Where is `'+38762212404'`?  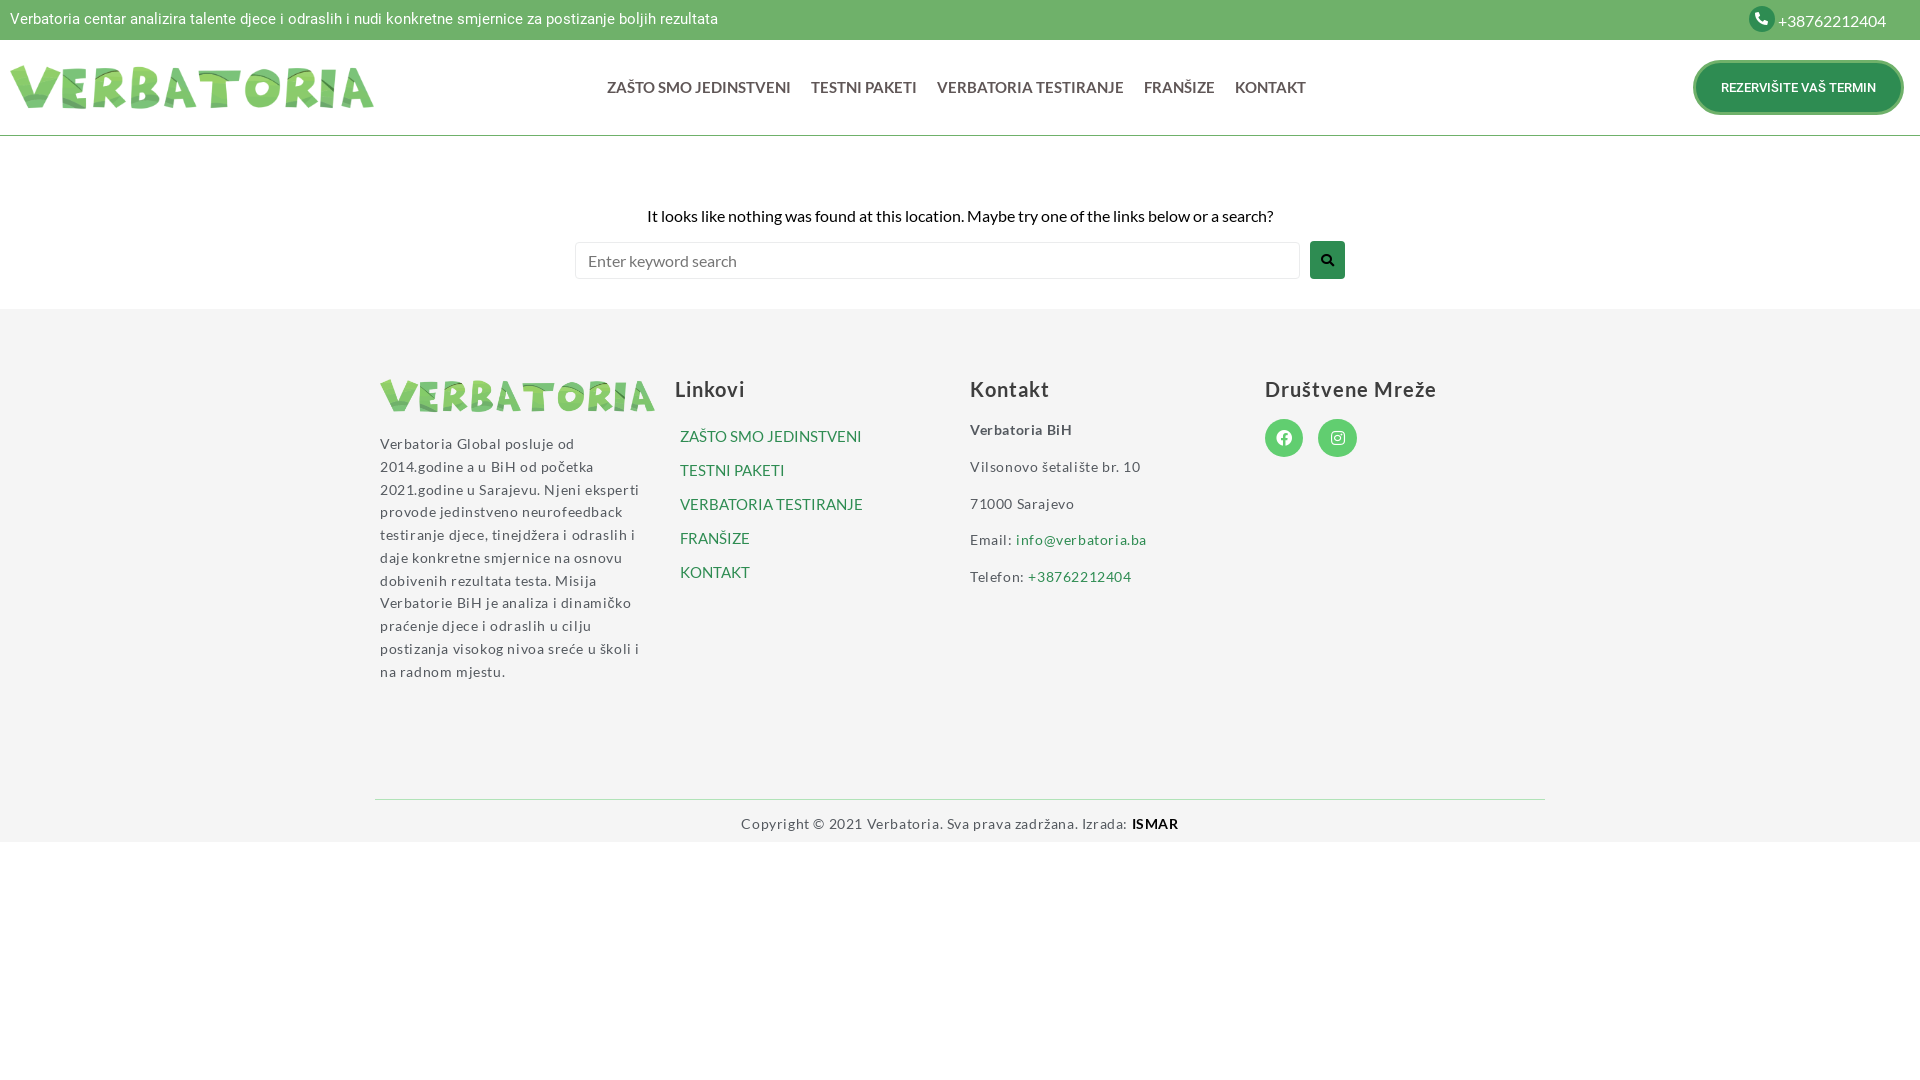
'+38762212404' is located at coordinates (1078, 576).